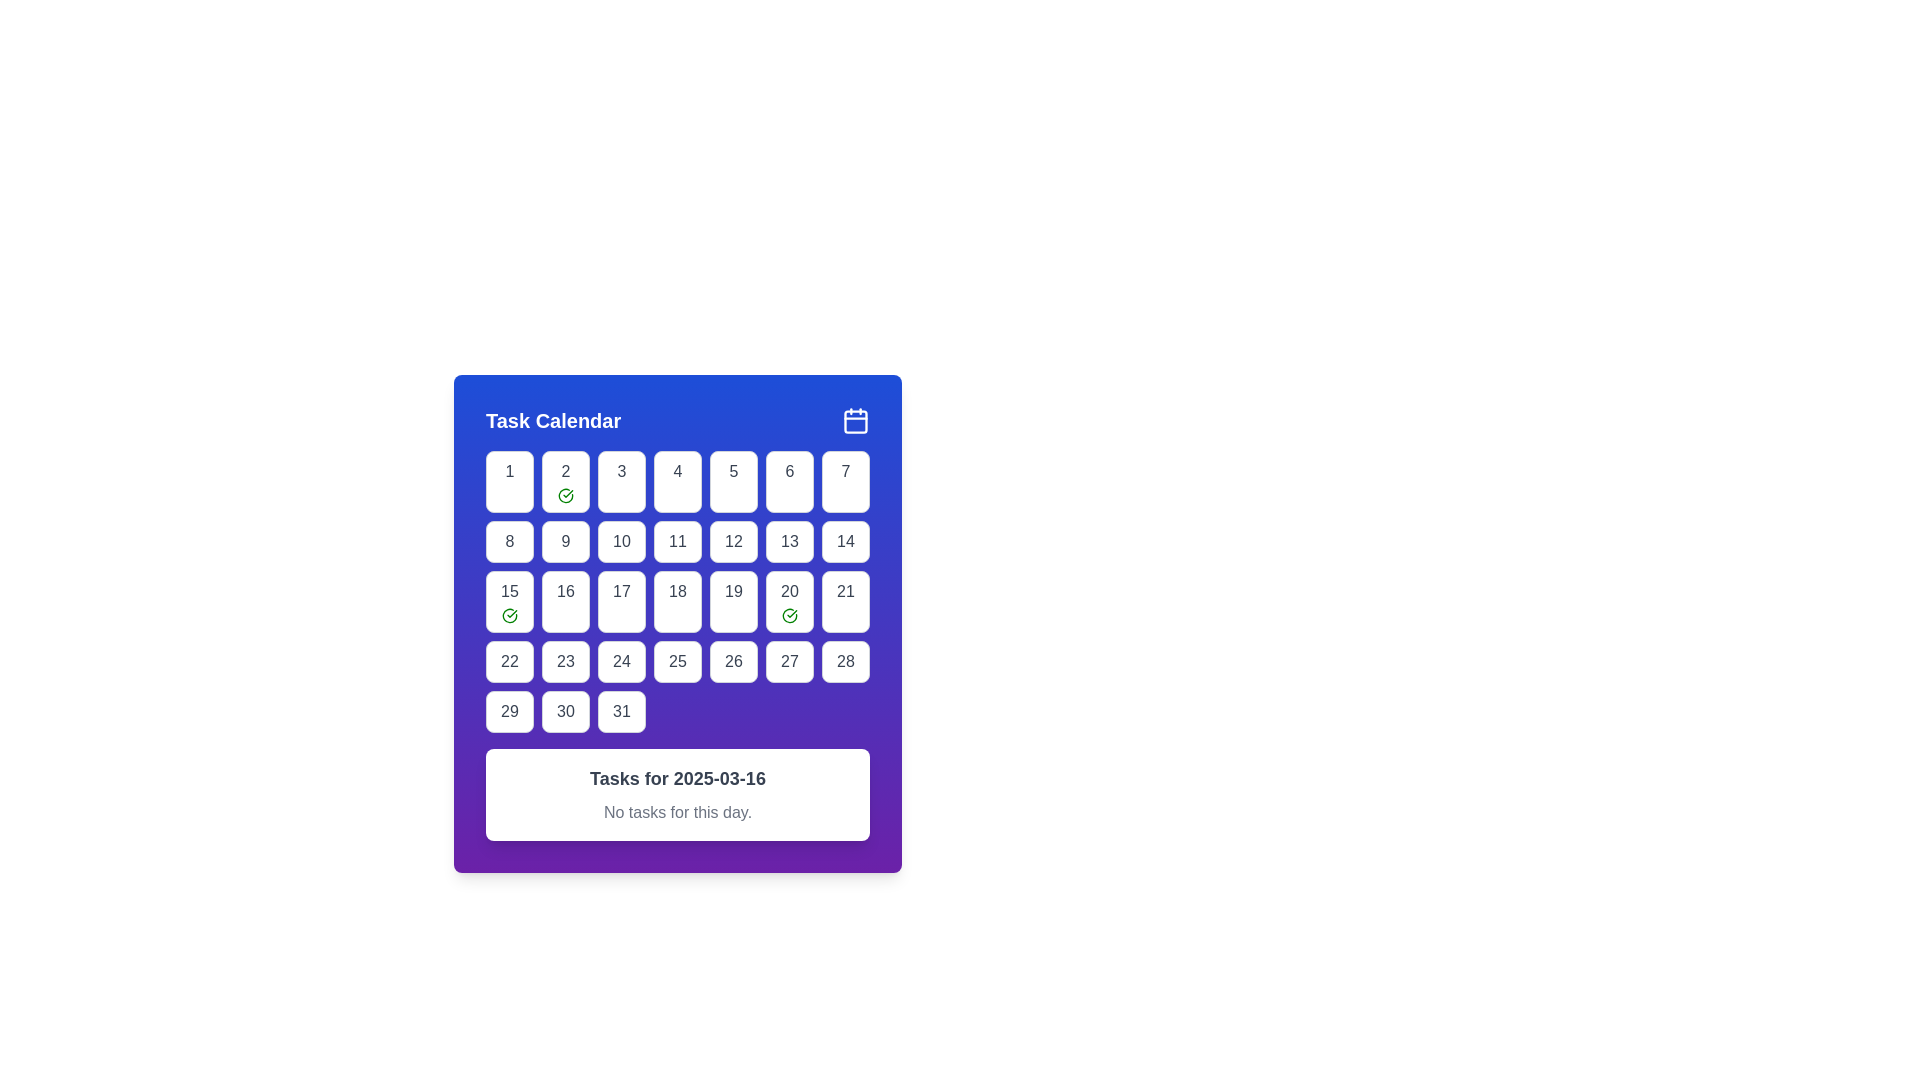 Image resolution: width=1920 pixels, height=1080 pixels. I want to click on the button representing day '11' in the calendar interface, so click(677, 542).